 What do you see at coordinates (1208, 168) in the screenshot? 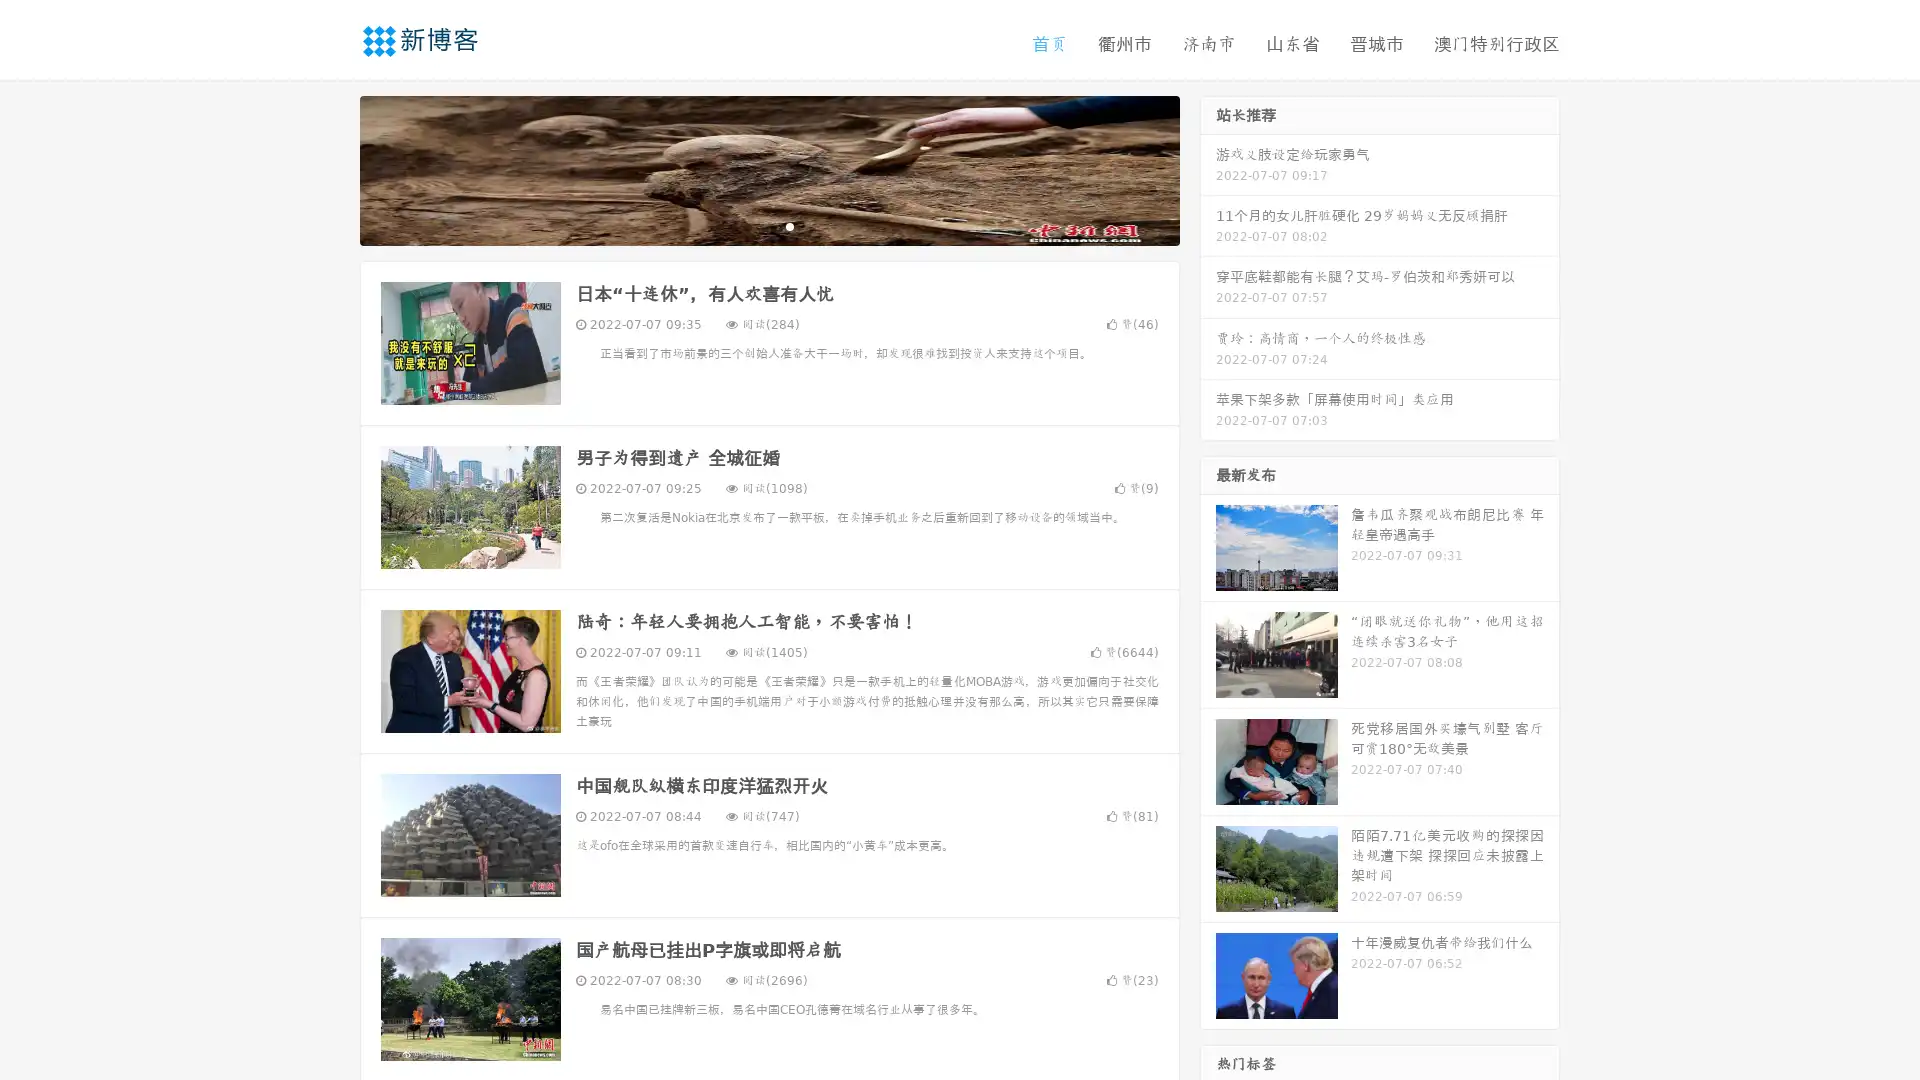
I see `Next slide` at bounding box center [1208, 168].